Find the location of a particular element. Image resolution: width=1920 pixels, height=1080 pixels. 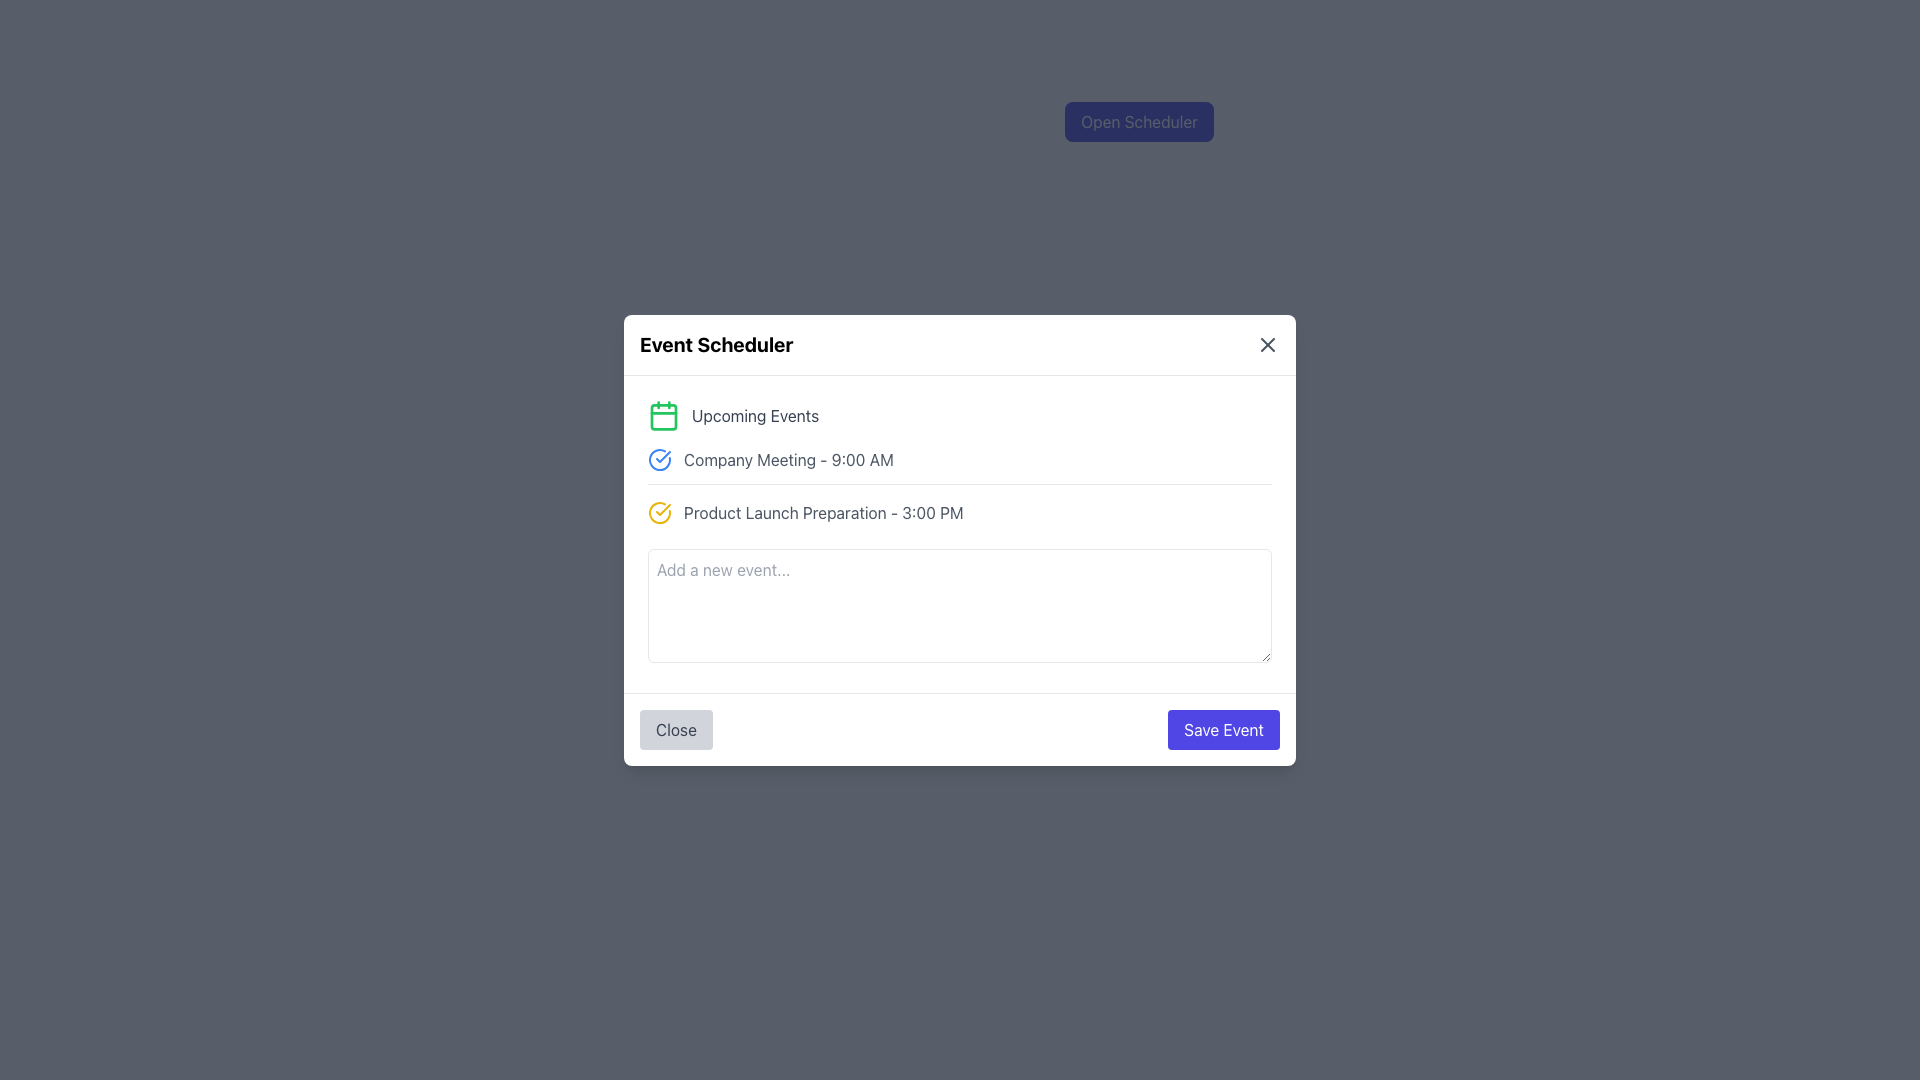

text label 'Product Launch Preparation - 3:00 PM' which is accompanied by a yellow check mark icon, located in the 'Event Scheduler' modal dialog box as the second item in the list of events is located at coordinates (960, 511).